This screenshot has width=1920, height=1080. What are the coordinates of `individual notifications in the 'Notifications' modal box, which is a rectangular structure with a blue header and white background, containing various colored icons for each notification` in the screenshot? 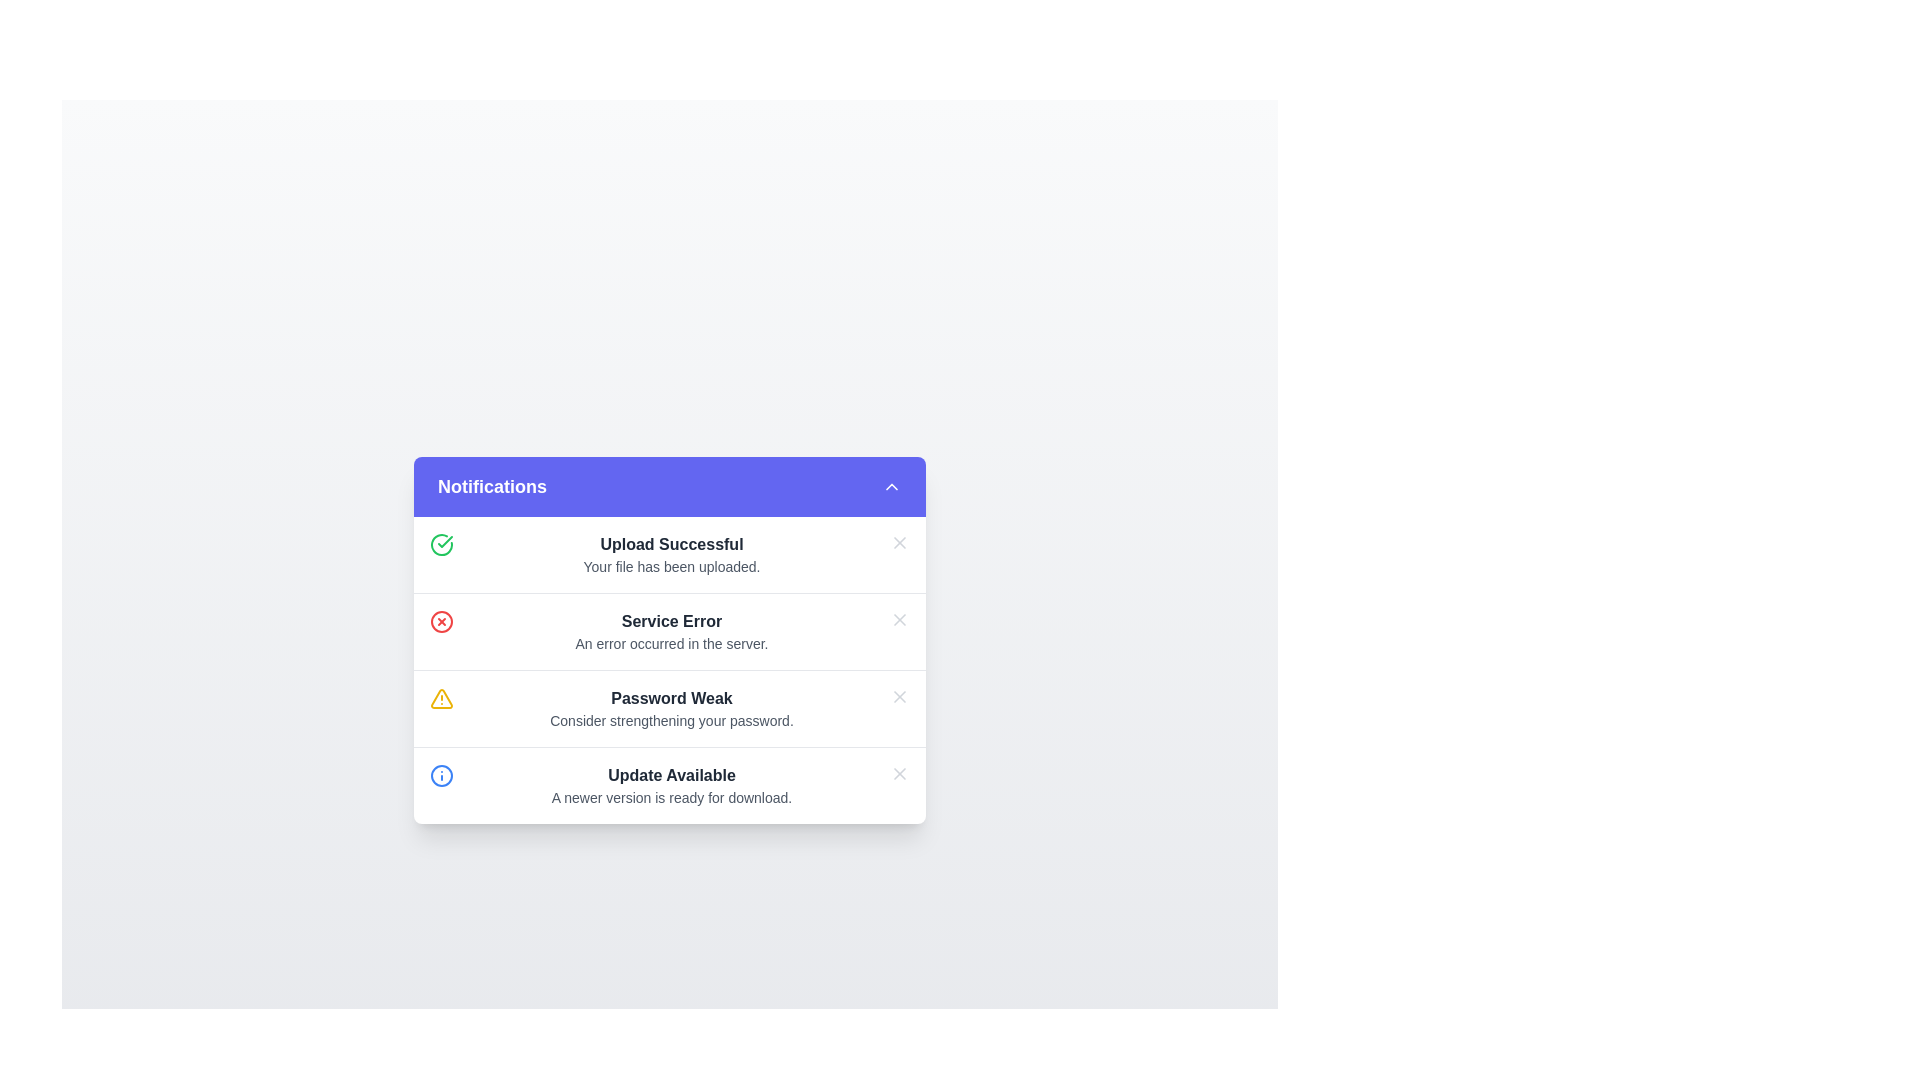 It's located at (670, 640).